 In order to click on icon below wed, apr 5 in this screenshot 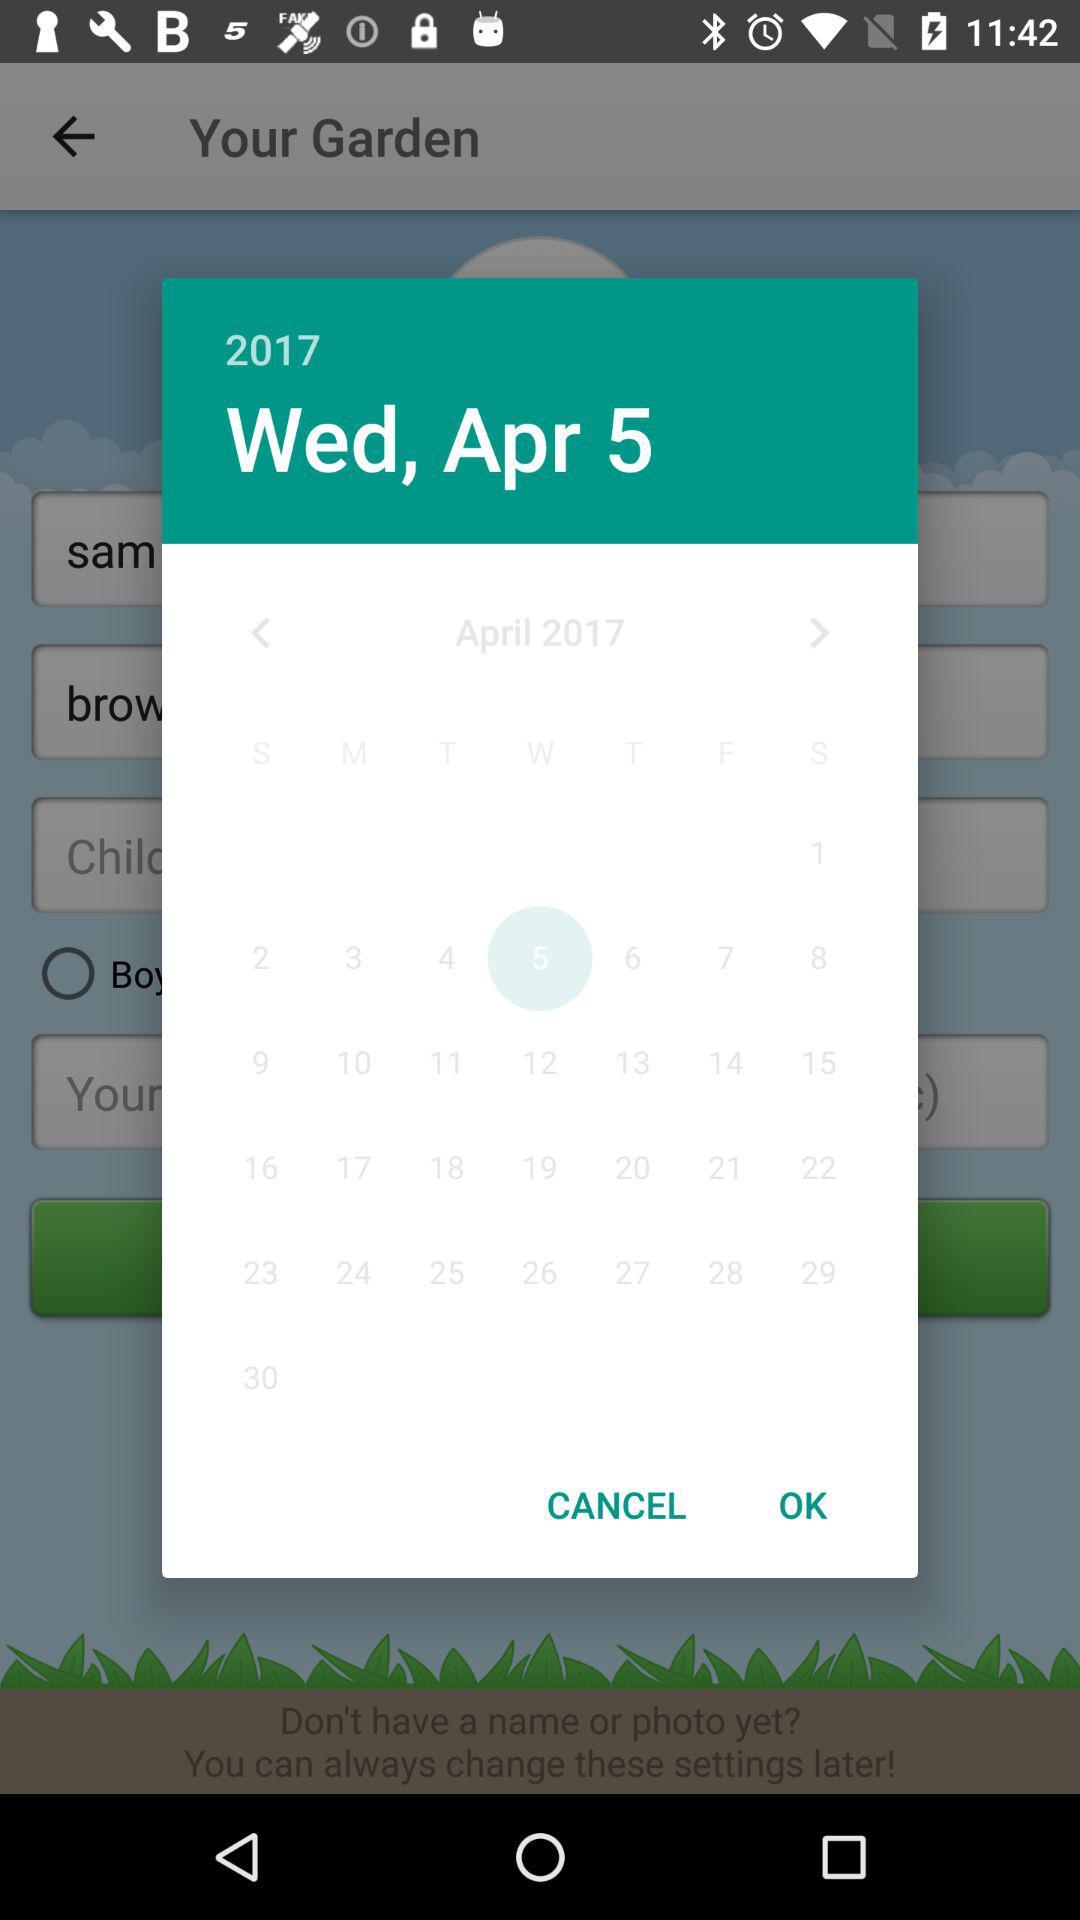, I will do `click(260, 632)`.